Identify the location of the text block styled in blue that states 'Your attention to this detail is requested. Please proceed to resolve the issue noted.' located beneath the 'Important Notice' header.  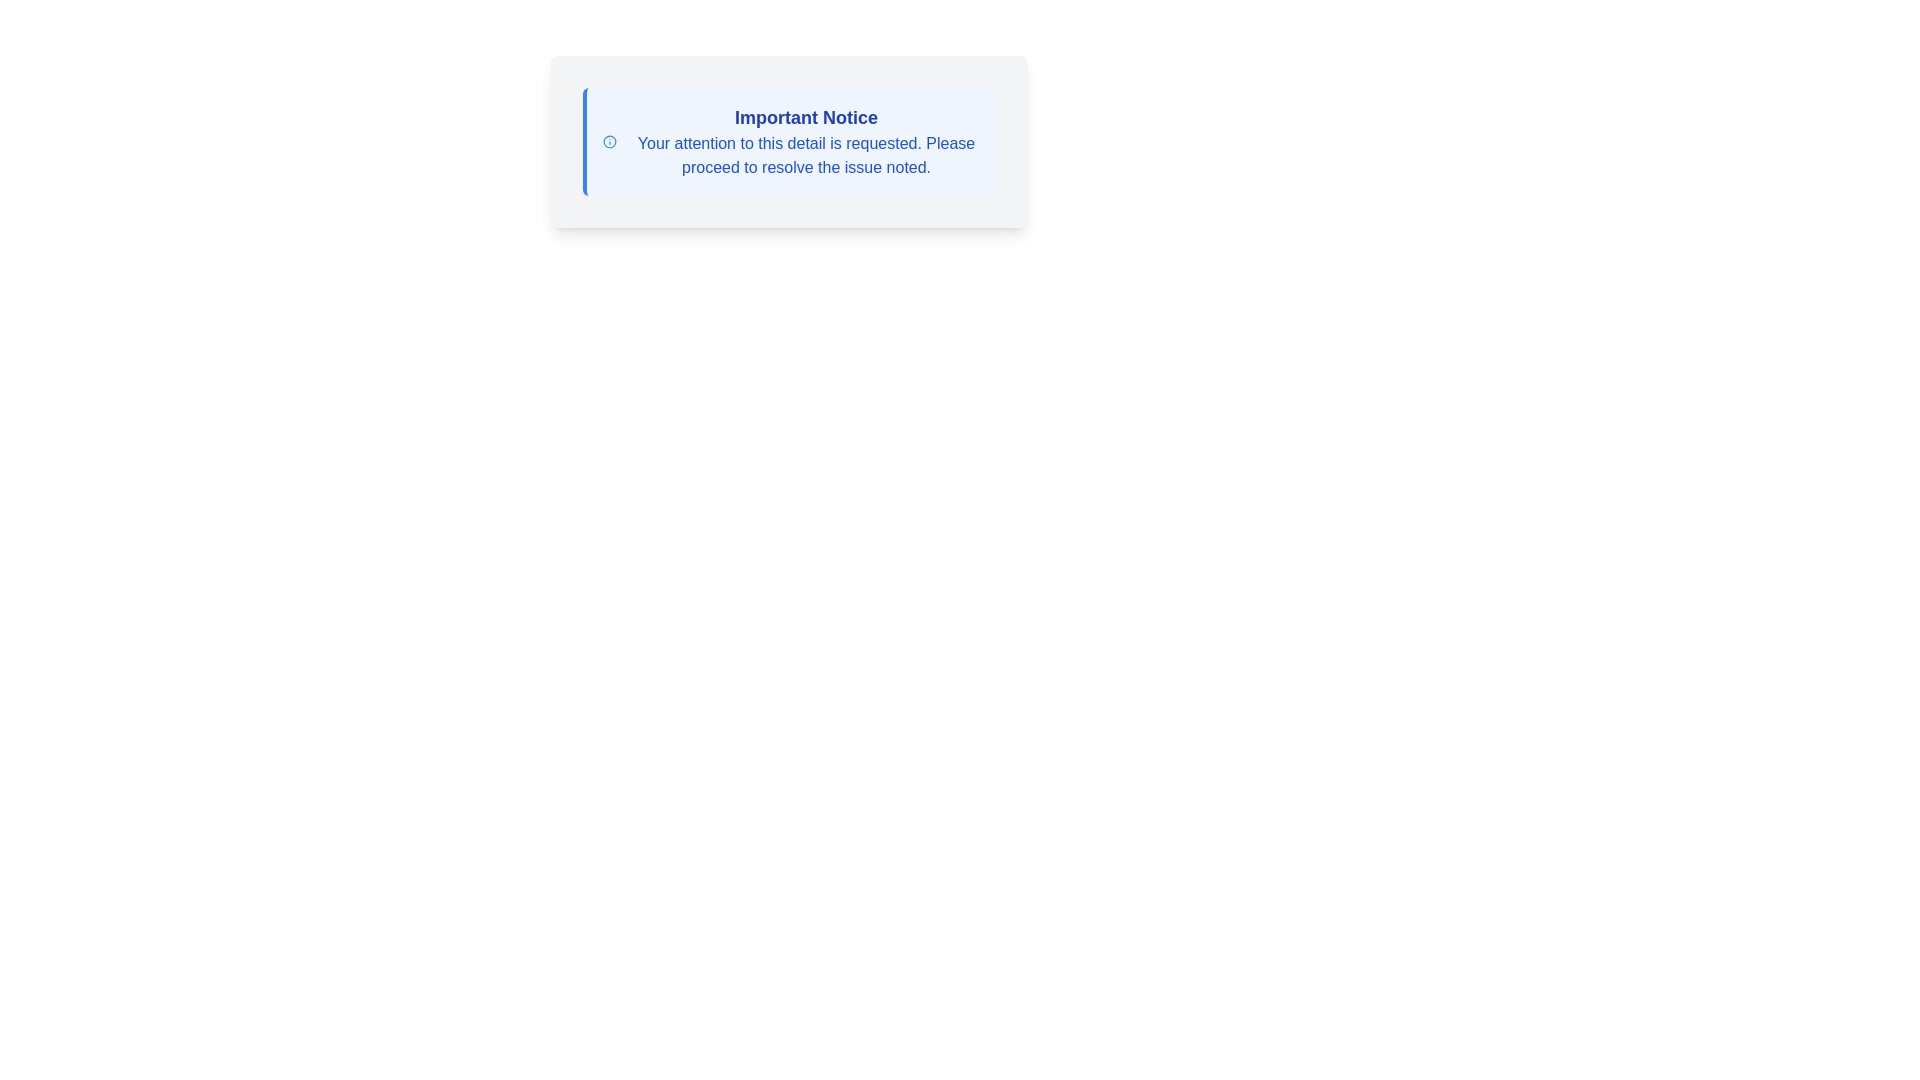
(806, 154).